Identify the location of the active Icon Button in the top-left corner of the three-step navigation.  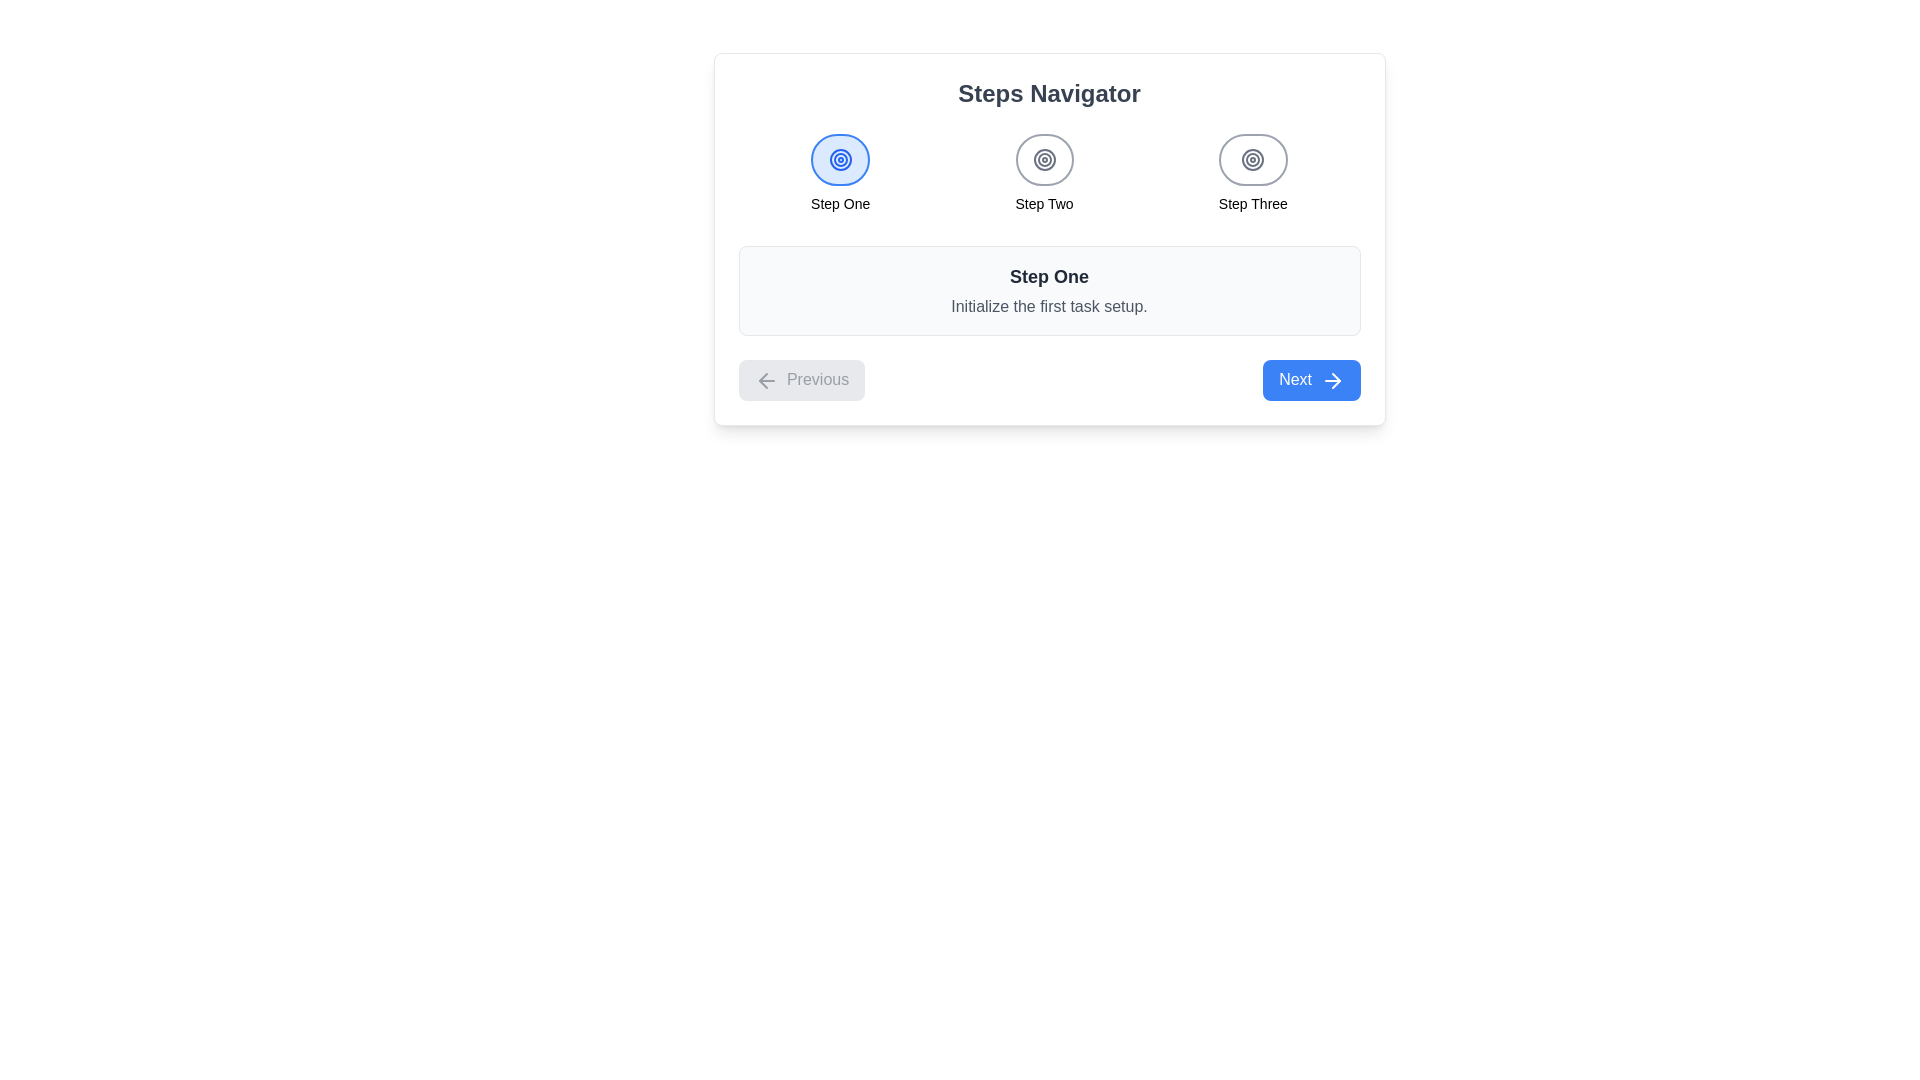
(840, 158).